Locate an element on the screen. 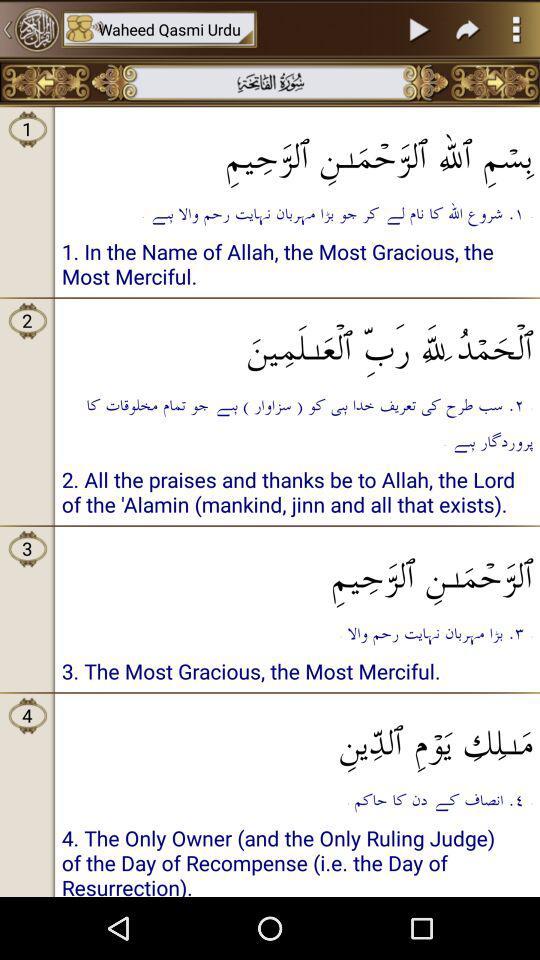 Image resolution: width=540 pixels, height=960 pixels. icon above the 1 item is located at coordinates (45, 82).